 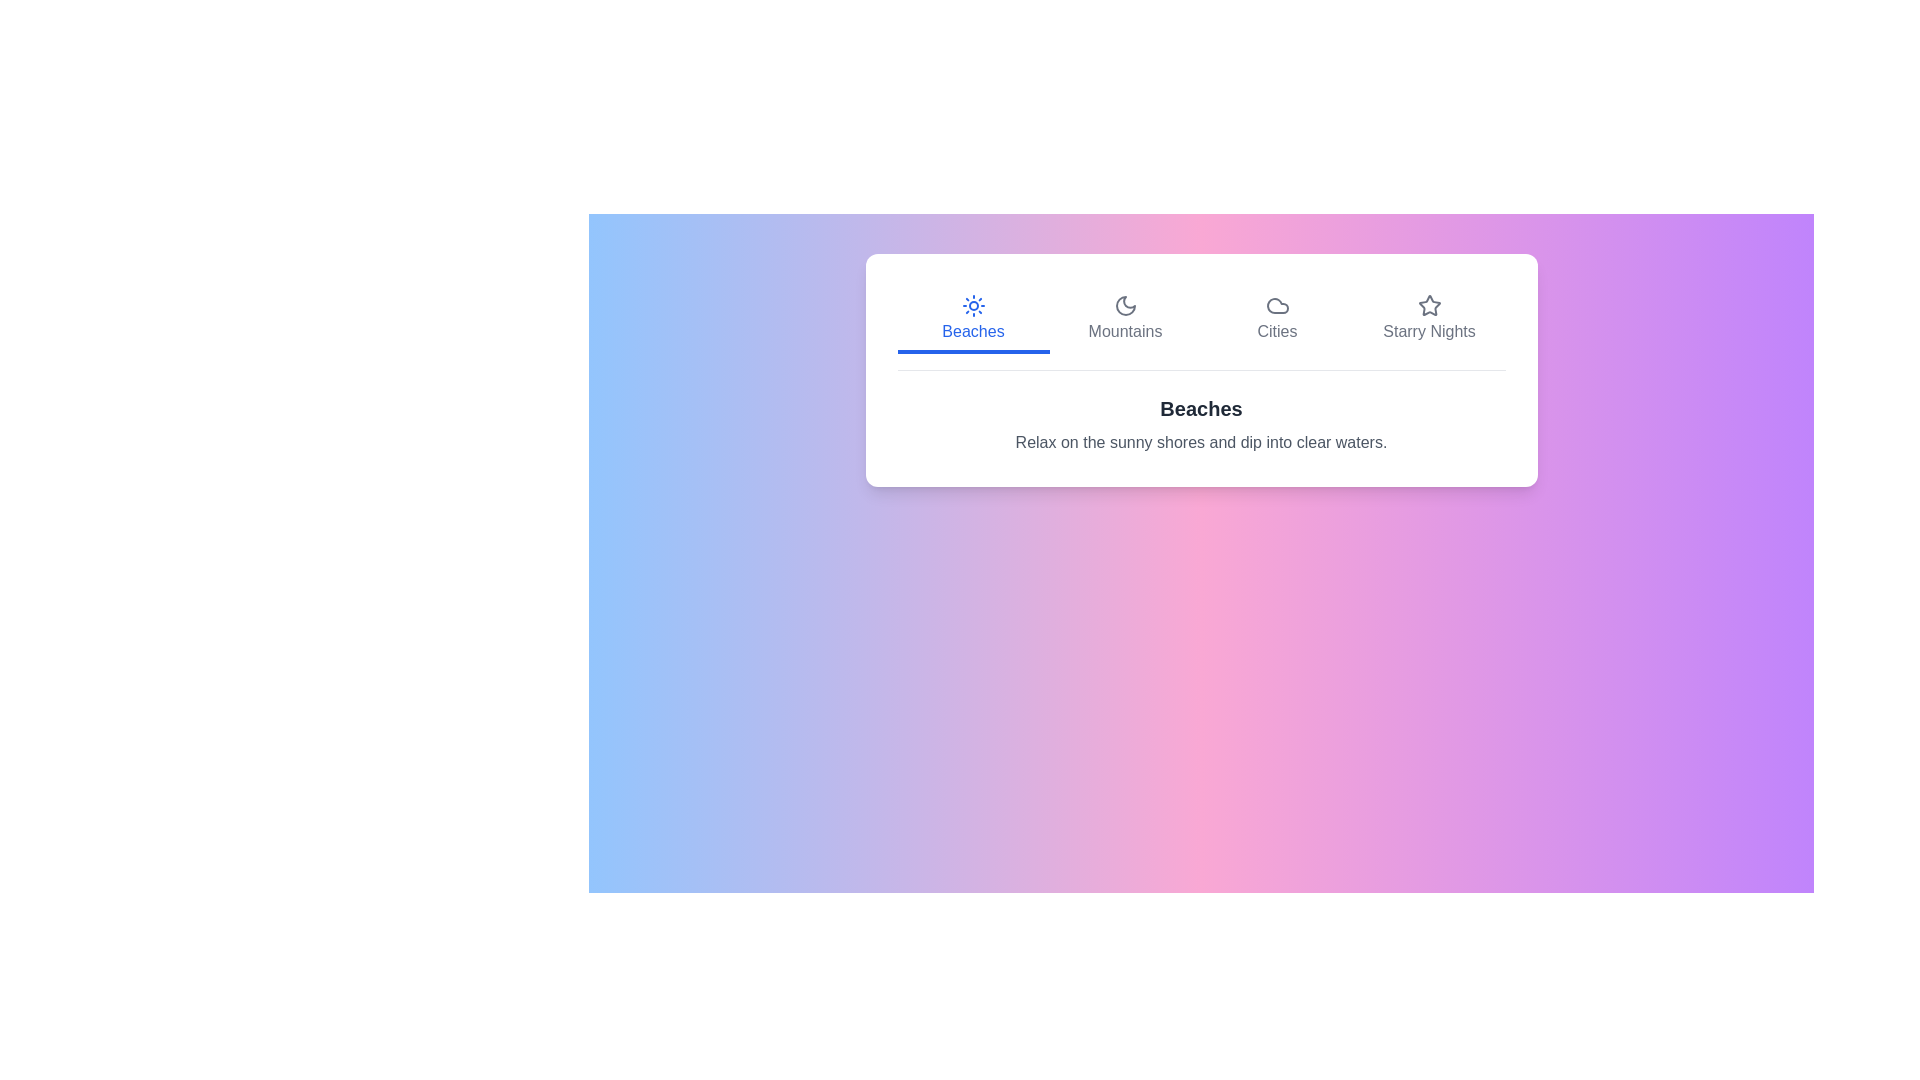 What do you see at coordinates (1428, 319) in the screenshot?
I see `the Starry Nights button to preview its hover effect` at bounding box center [1428, 319].